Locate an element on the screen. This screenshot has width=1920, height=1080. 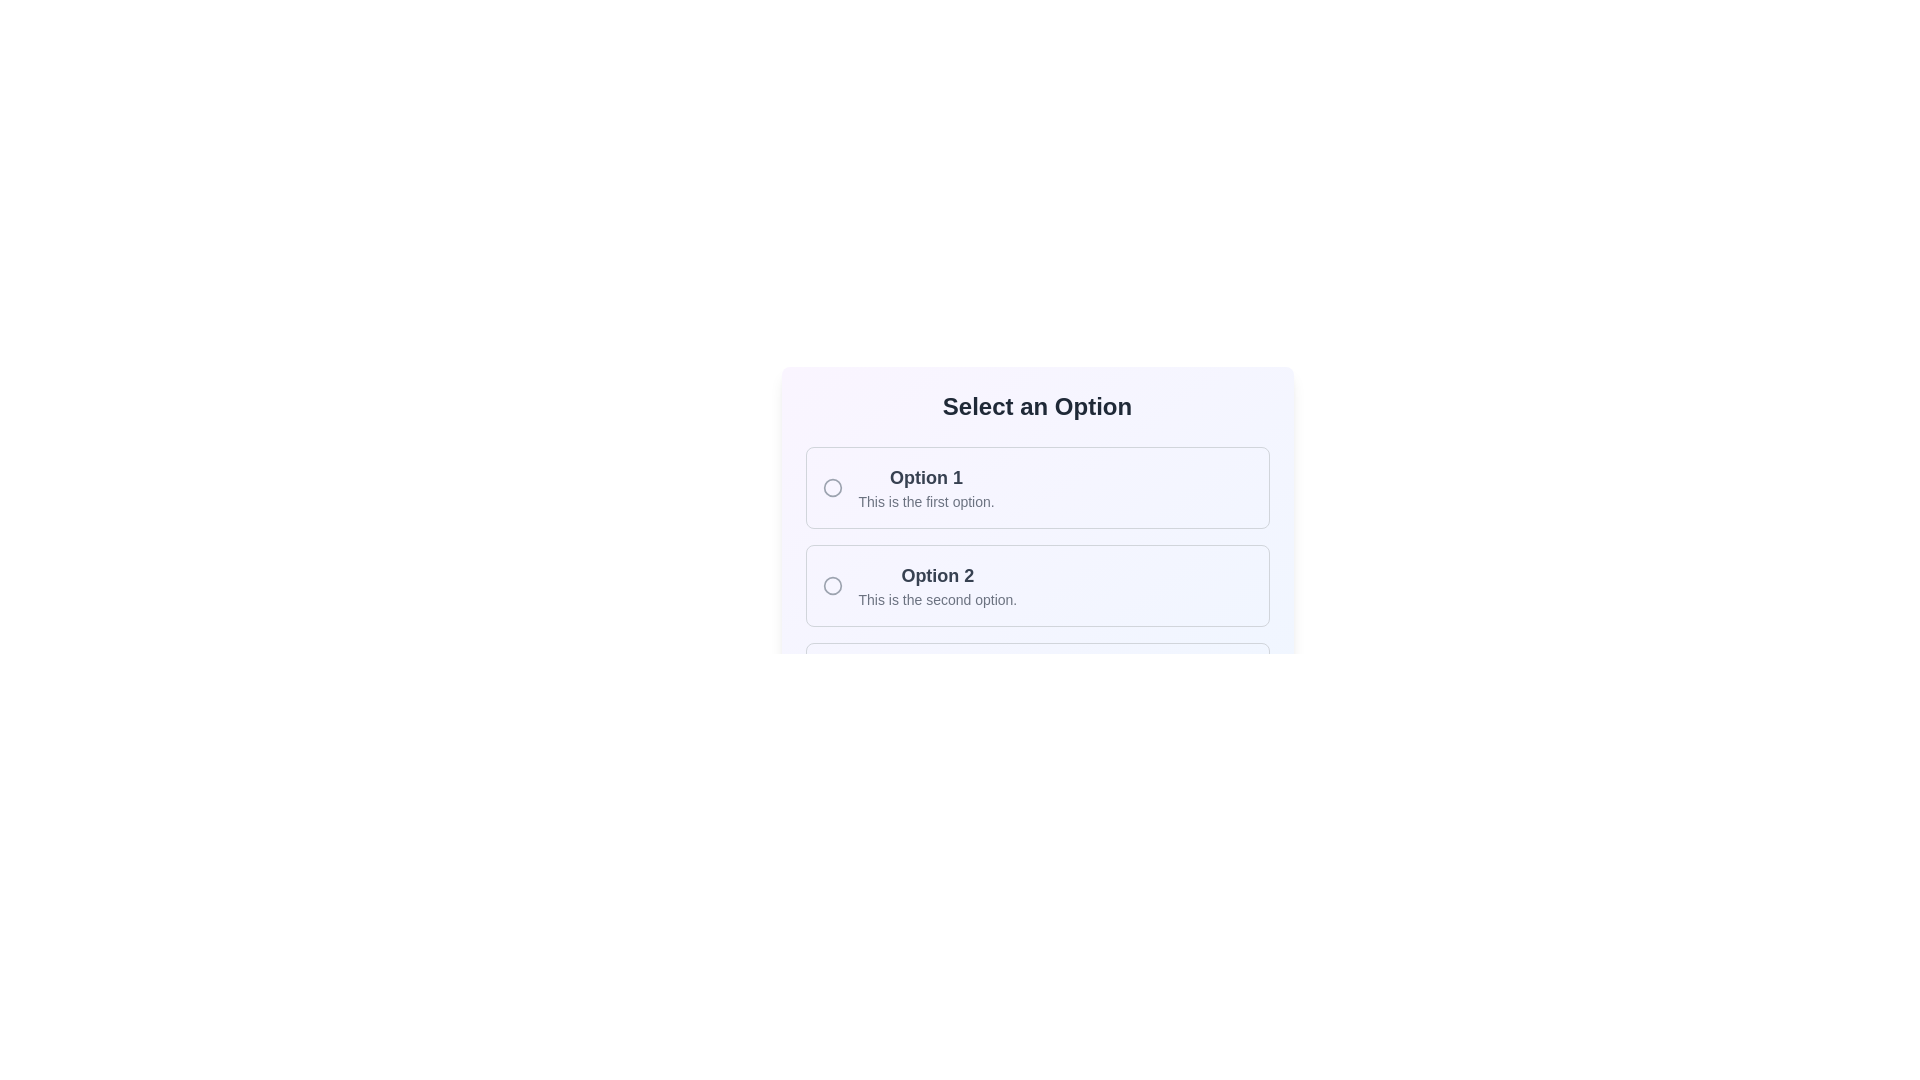
the decorative SVG Circle element located near the bottom of the interface, beneath the options section is located at coordinates (832, 682).